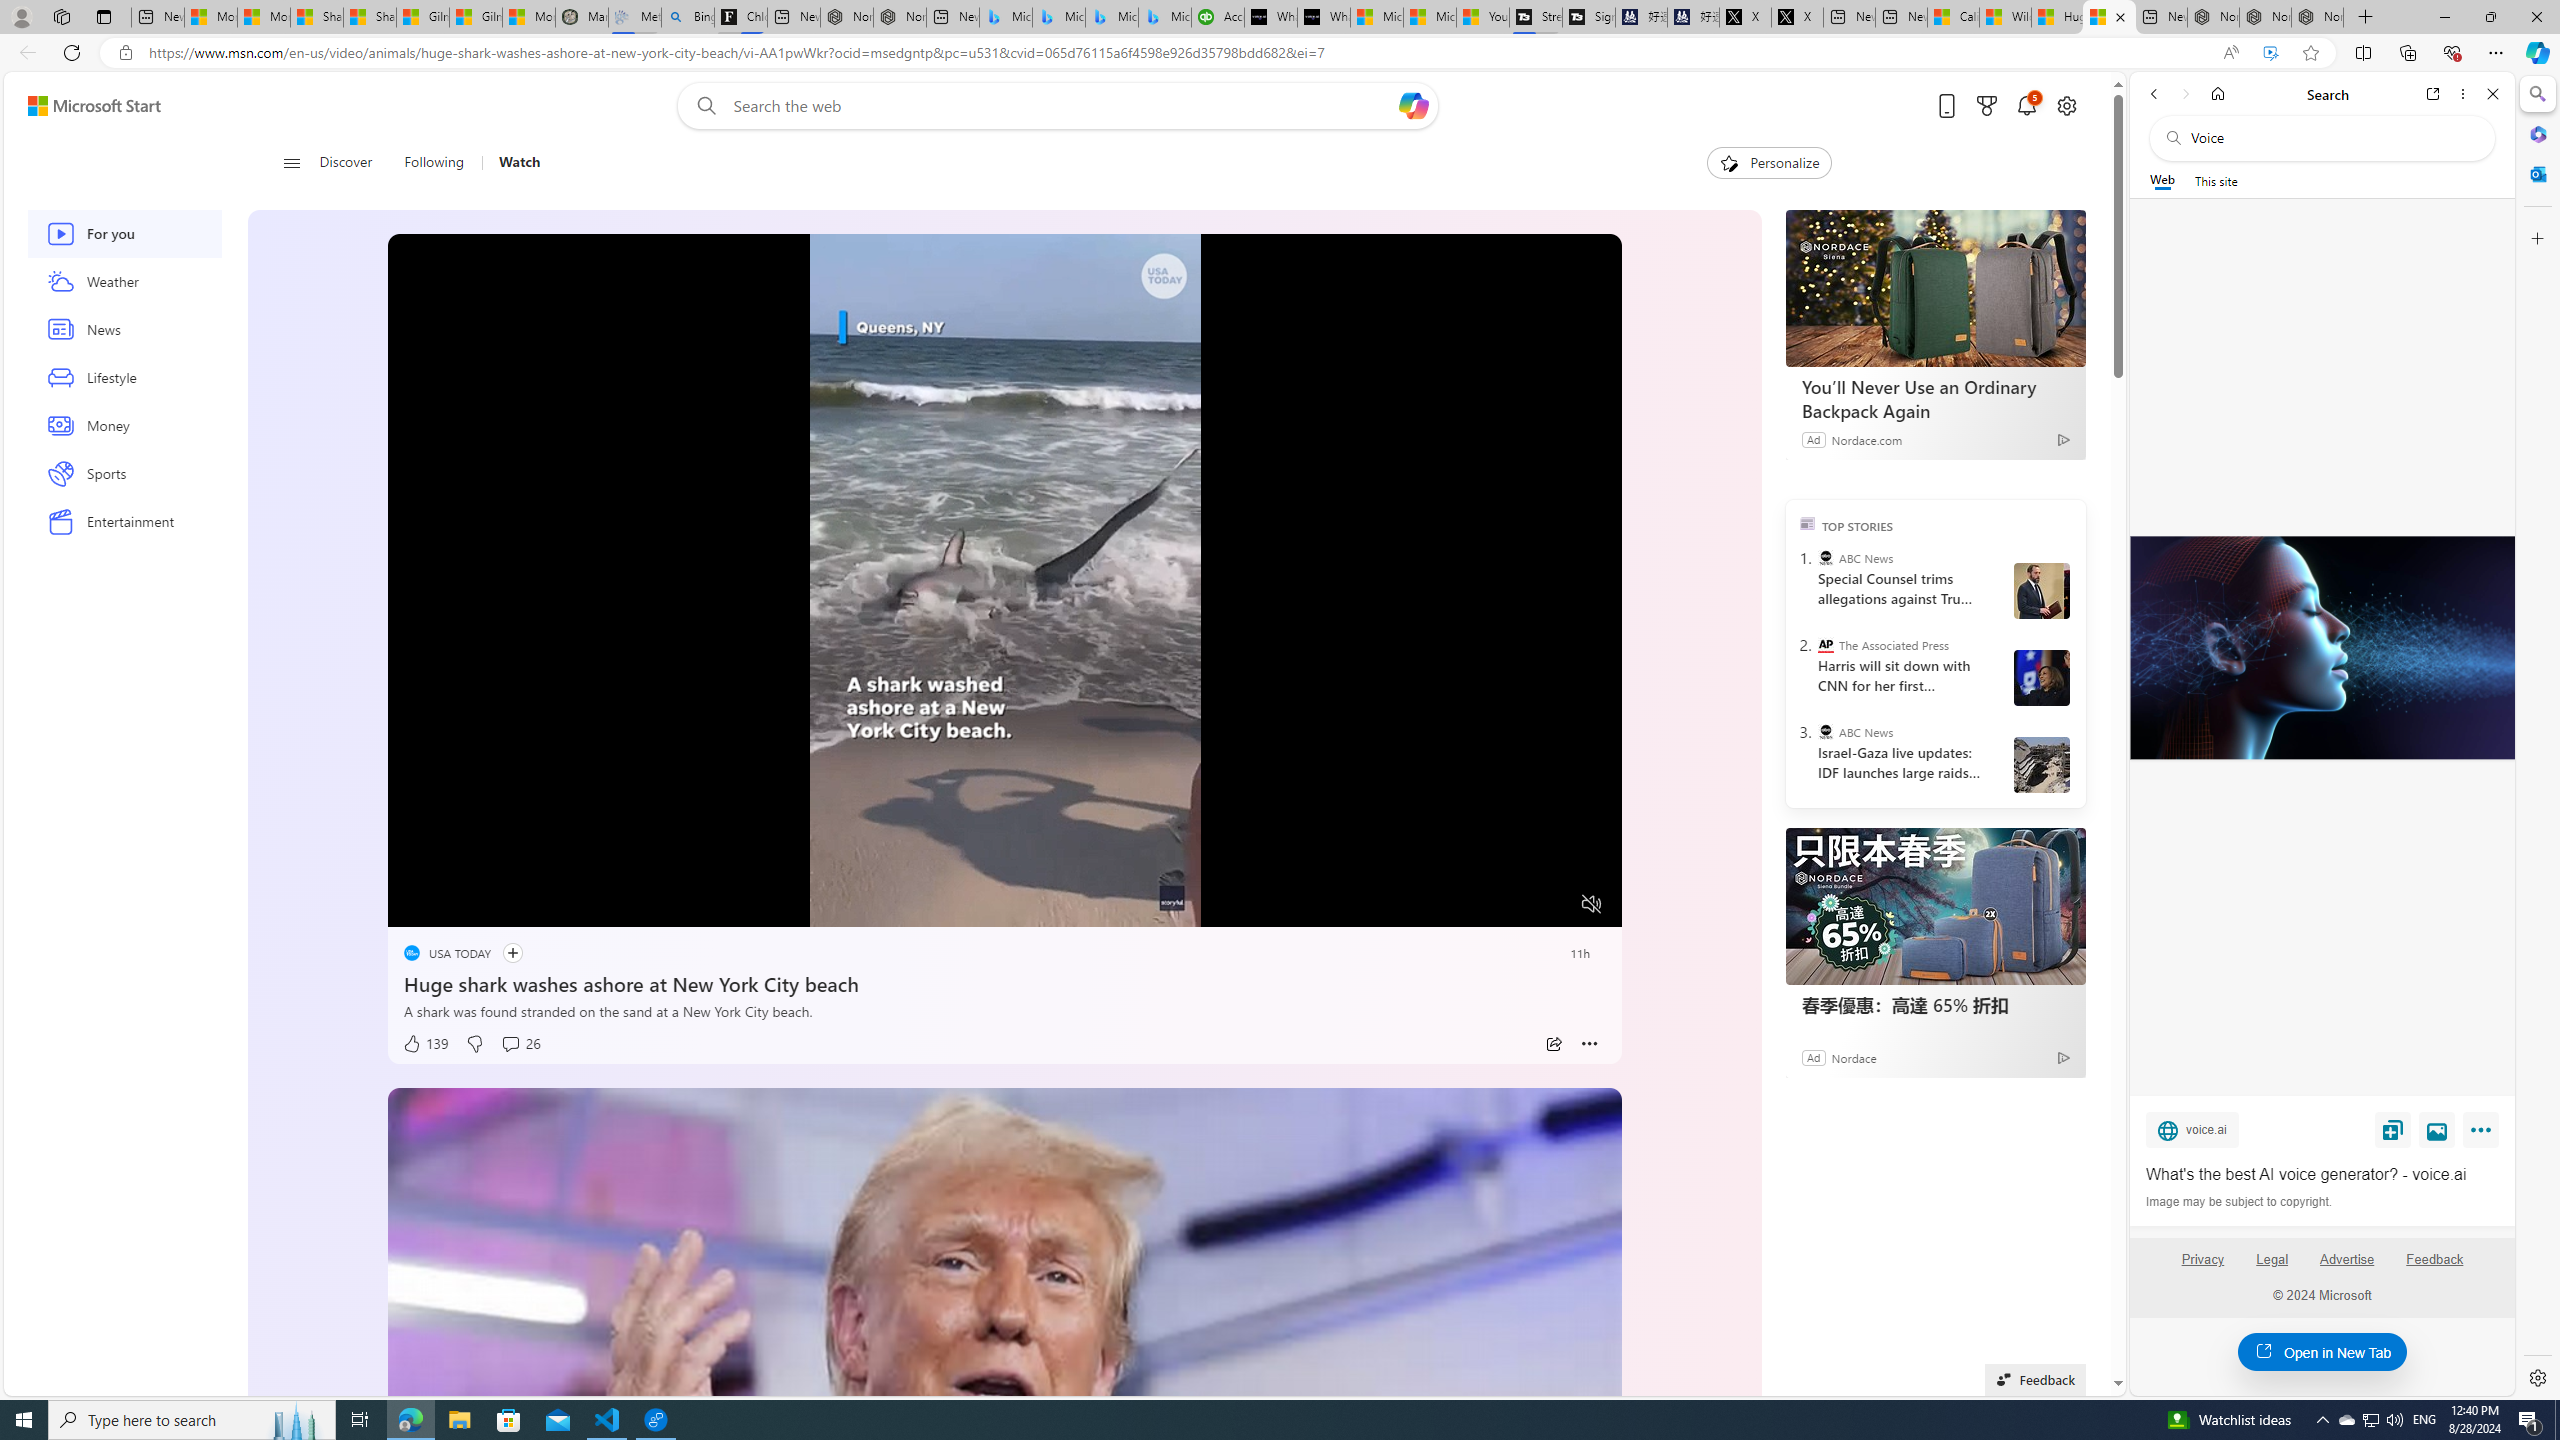 Image resolution: width=2560 pixels, height=1440 pixels. I want to click on 'Advertise', so click(2347, 1259).